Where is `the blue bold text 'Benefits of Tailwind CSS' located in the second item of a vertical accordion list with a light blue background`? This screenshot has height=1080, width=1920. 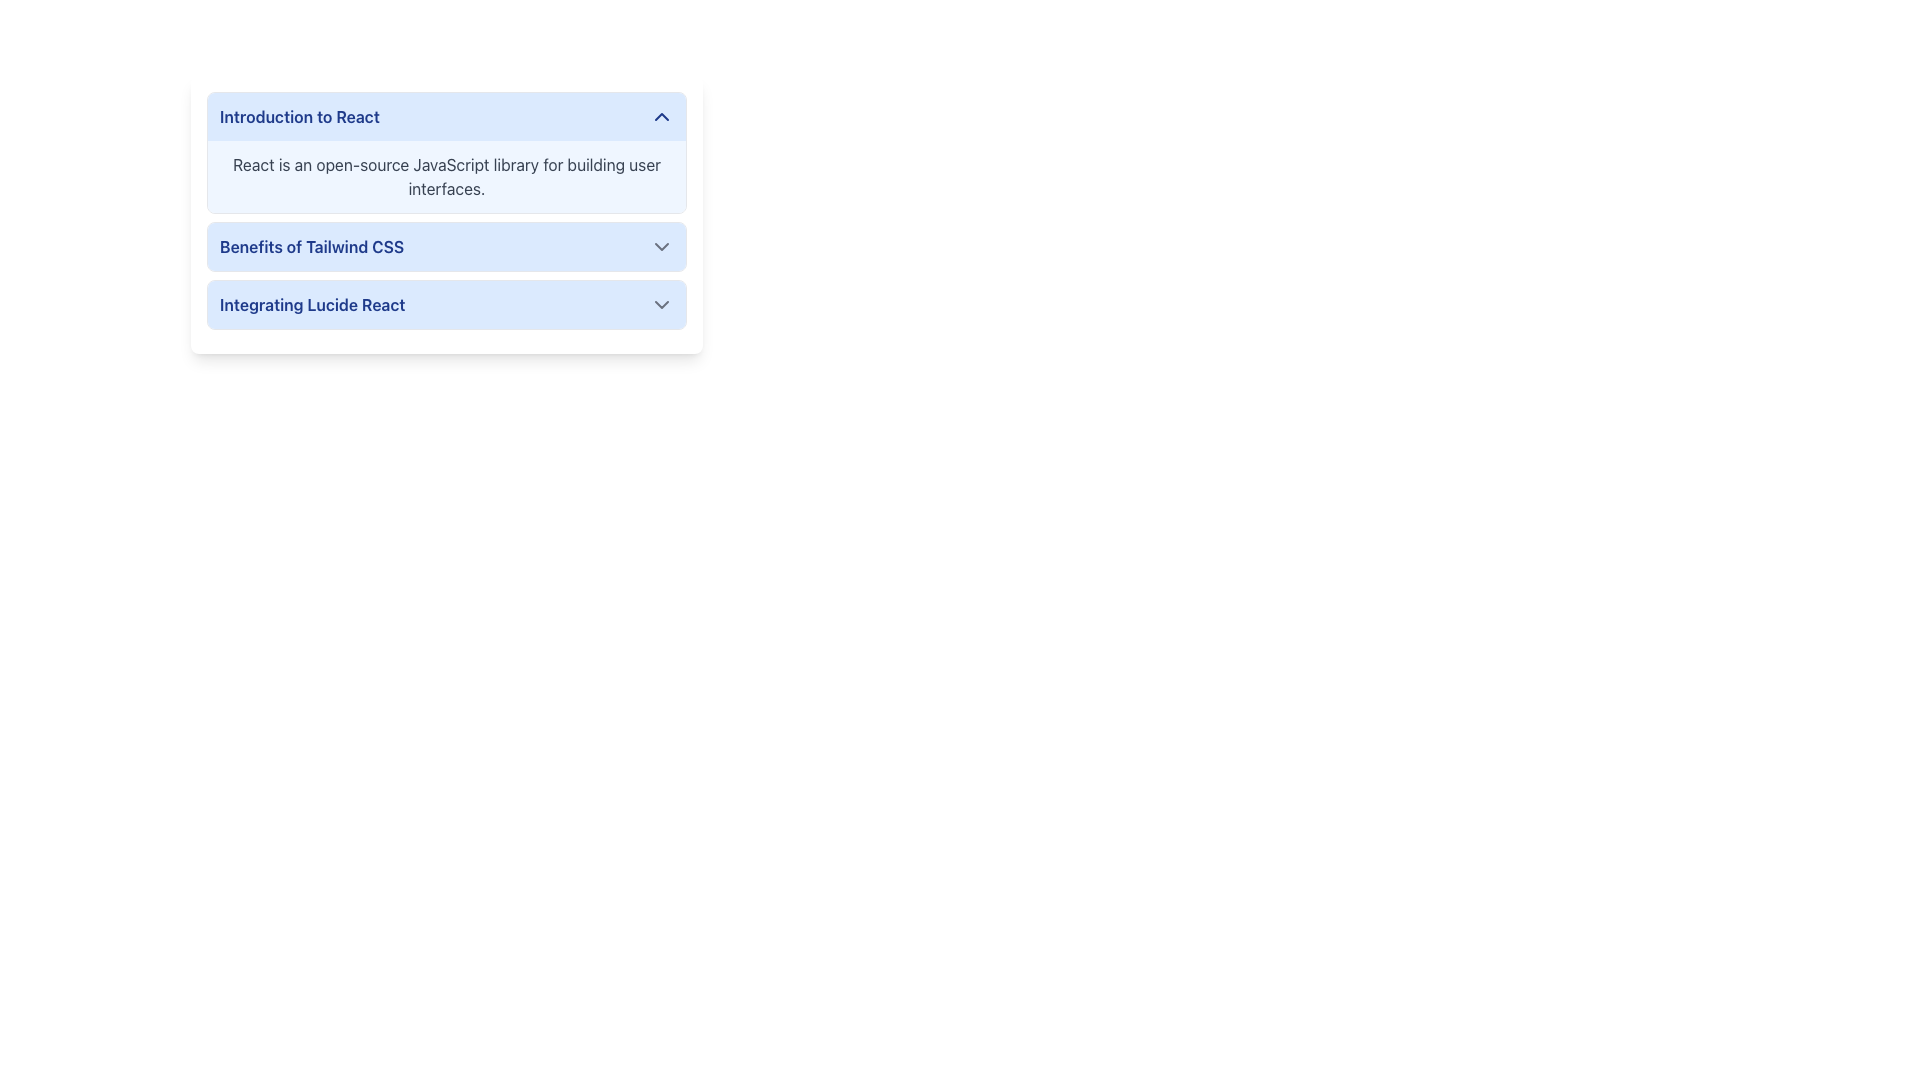 the blue bold text 'Benefits of Tailwind CSS' located in the second item of a vertical accordion list with a light blue background is located at coordinates (311, 245).